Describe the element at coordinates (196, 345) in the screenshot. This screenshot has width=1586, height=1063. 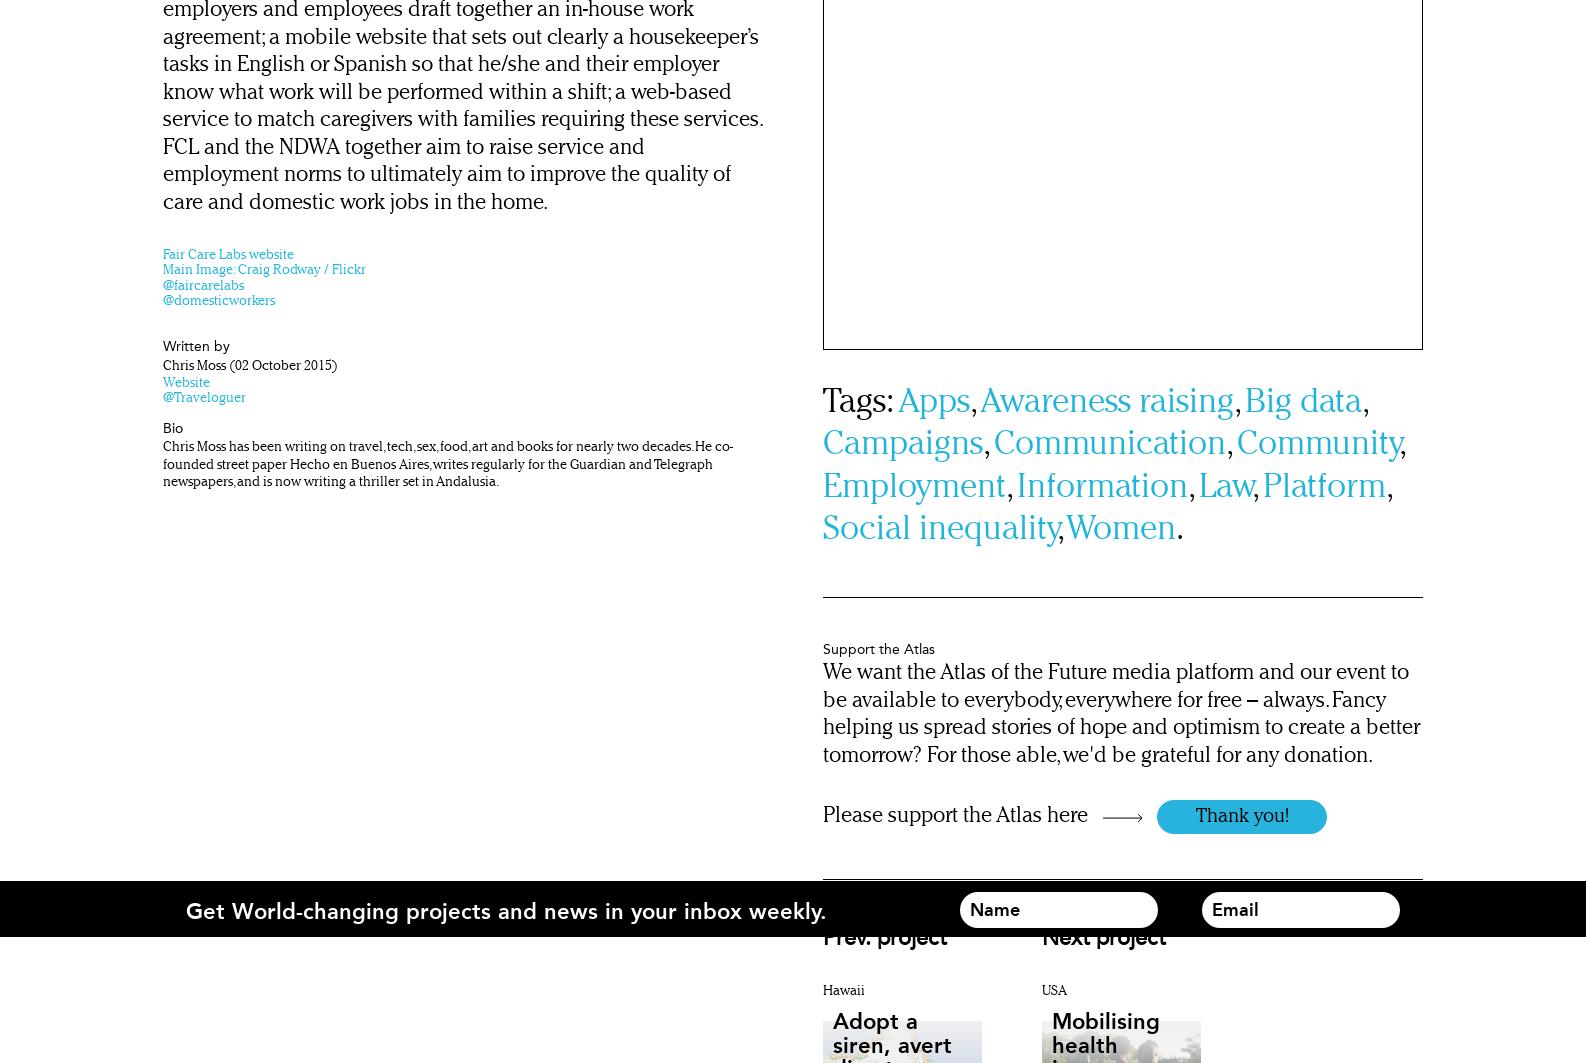
I see `'Written by'` at that location.